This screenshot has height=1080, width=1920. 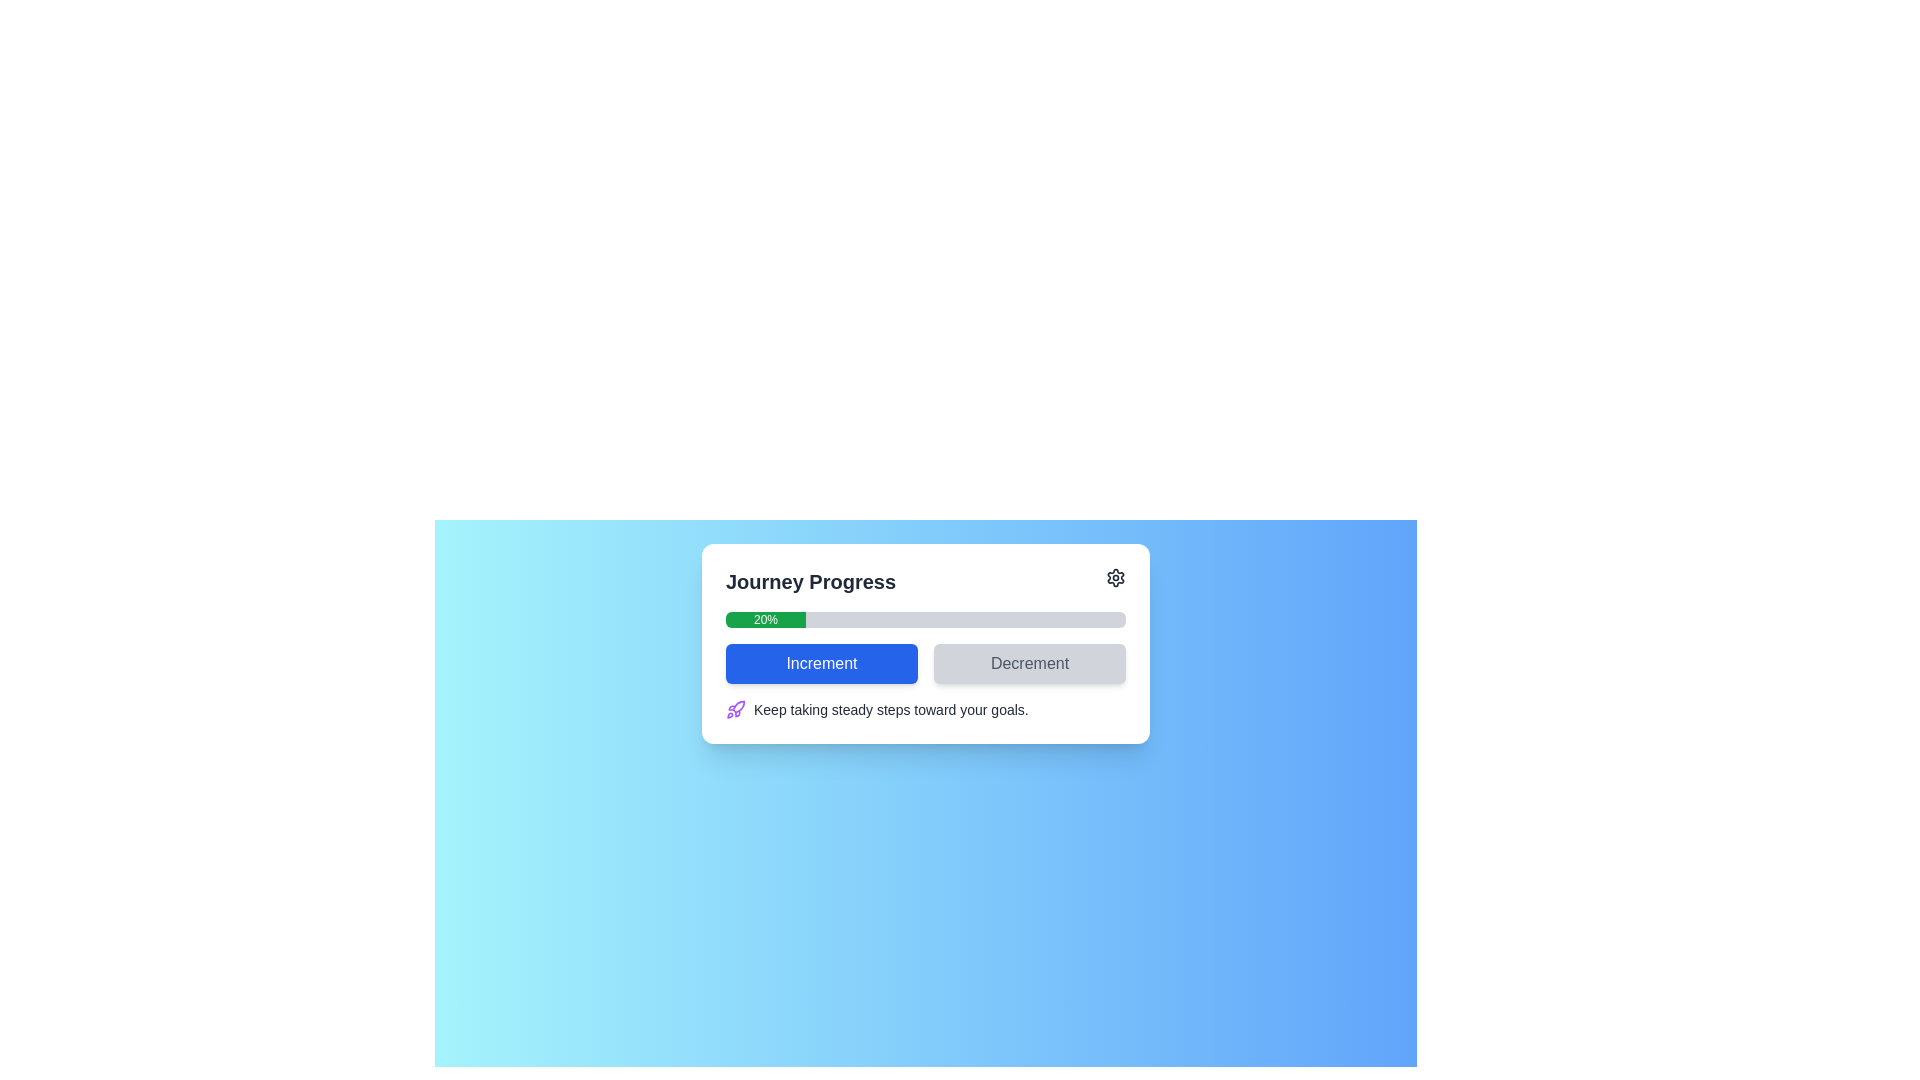 I want to click on the 'Decrement' button, which is a light gray rectangular button with darker gray text and rounded corners, located to the right of the 'Increment' button and below the 'Journey Progress' indicator, so click(x=1030, y=663).